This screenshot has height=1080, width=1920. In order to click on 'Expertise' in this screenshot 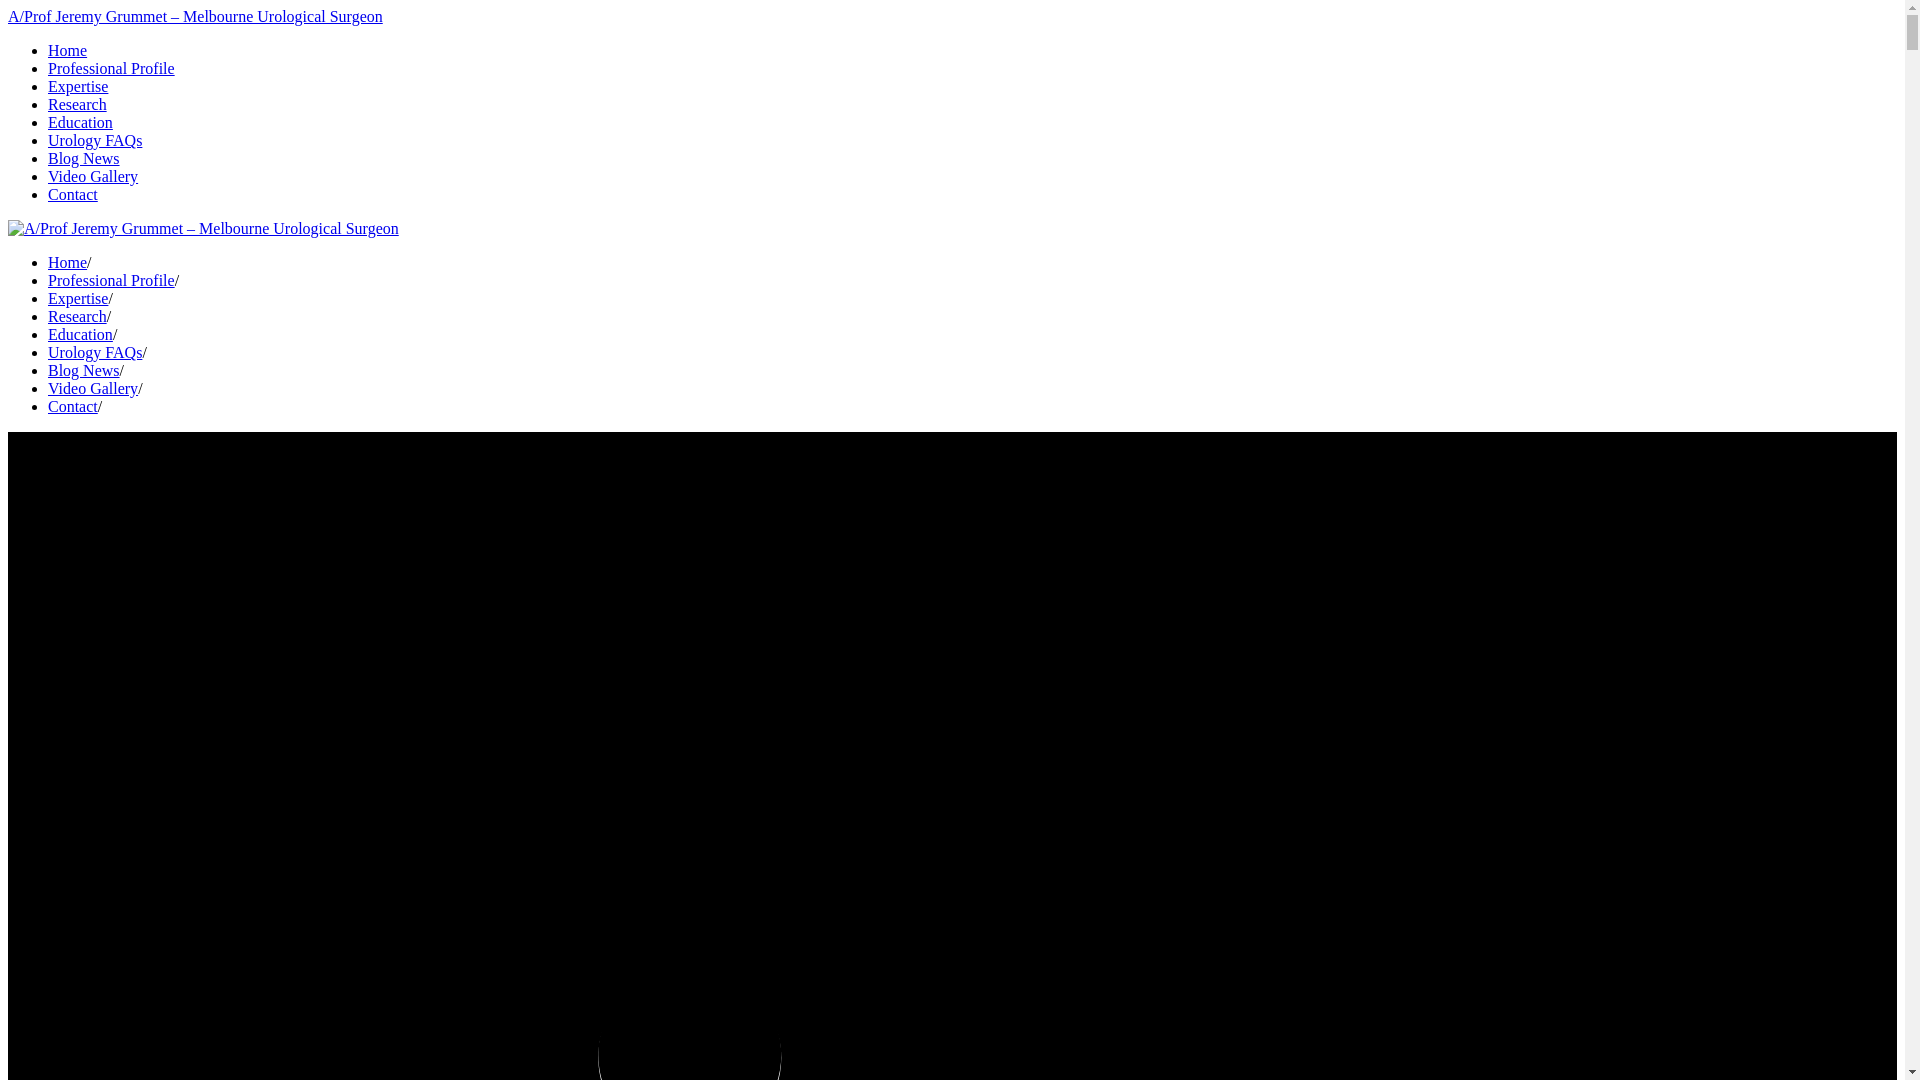, I will do `click(77, 298)`.